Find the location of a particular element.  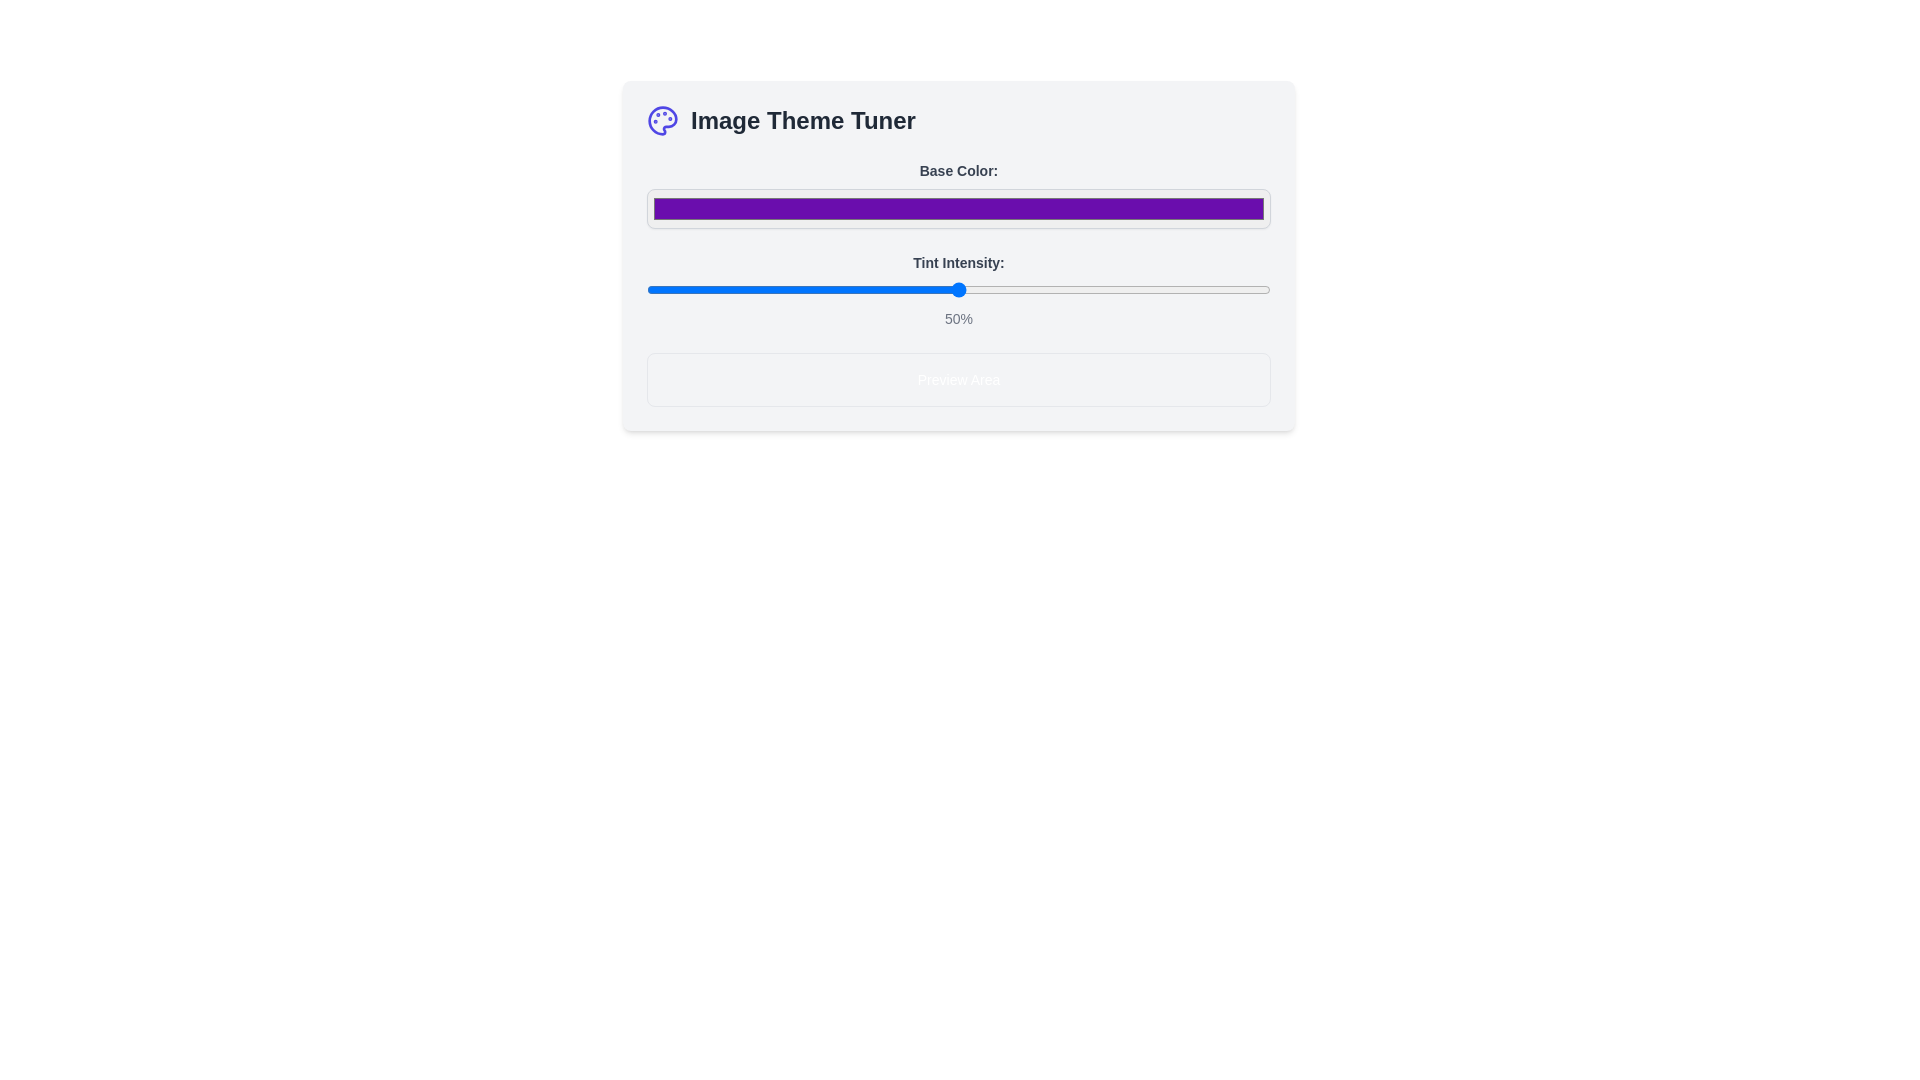

the Tint Intensity is located at coordinates (1146, 289).